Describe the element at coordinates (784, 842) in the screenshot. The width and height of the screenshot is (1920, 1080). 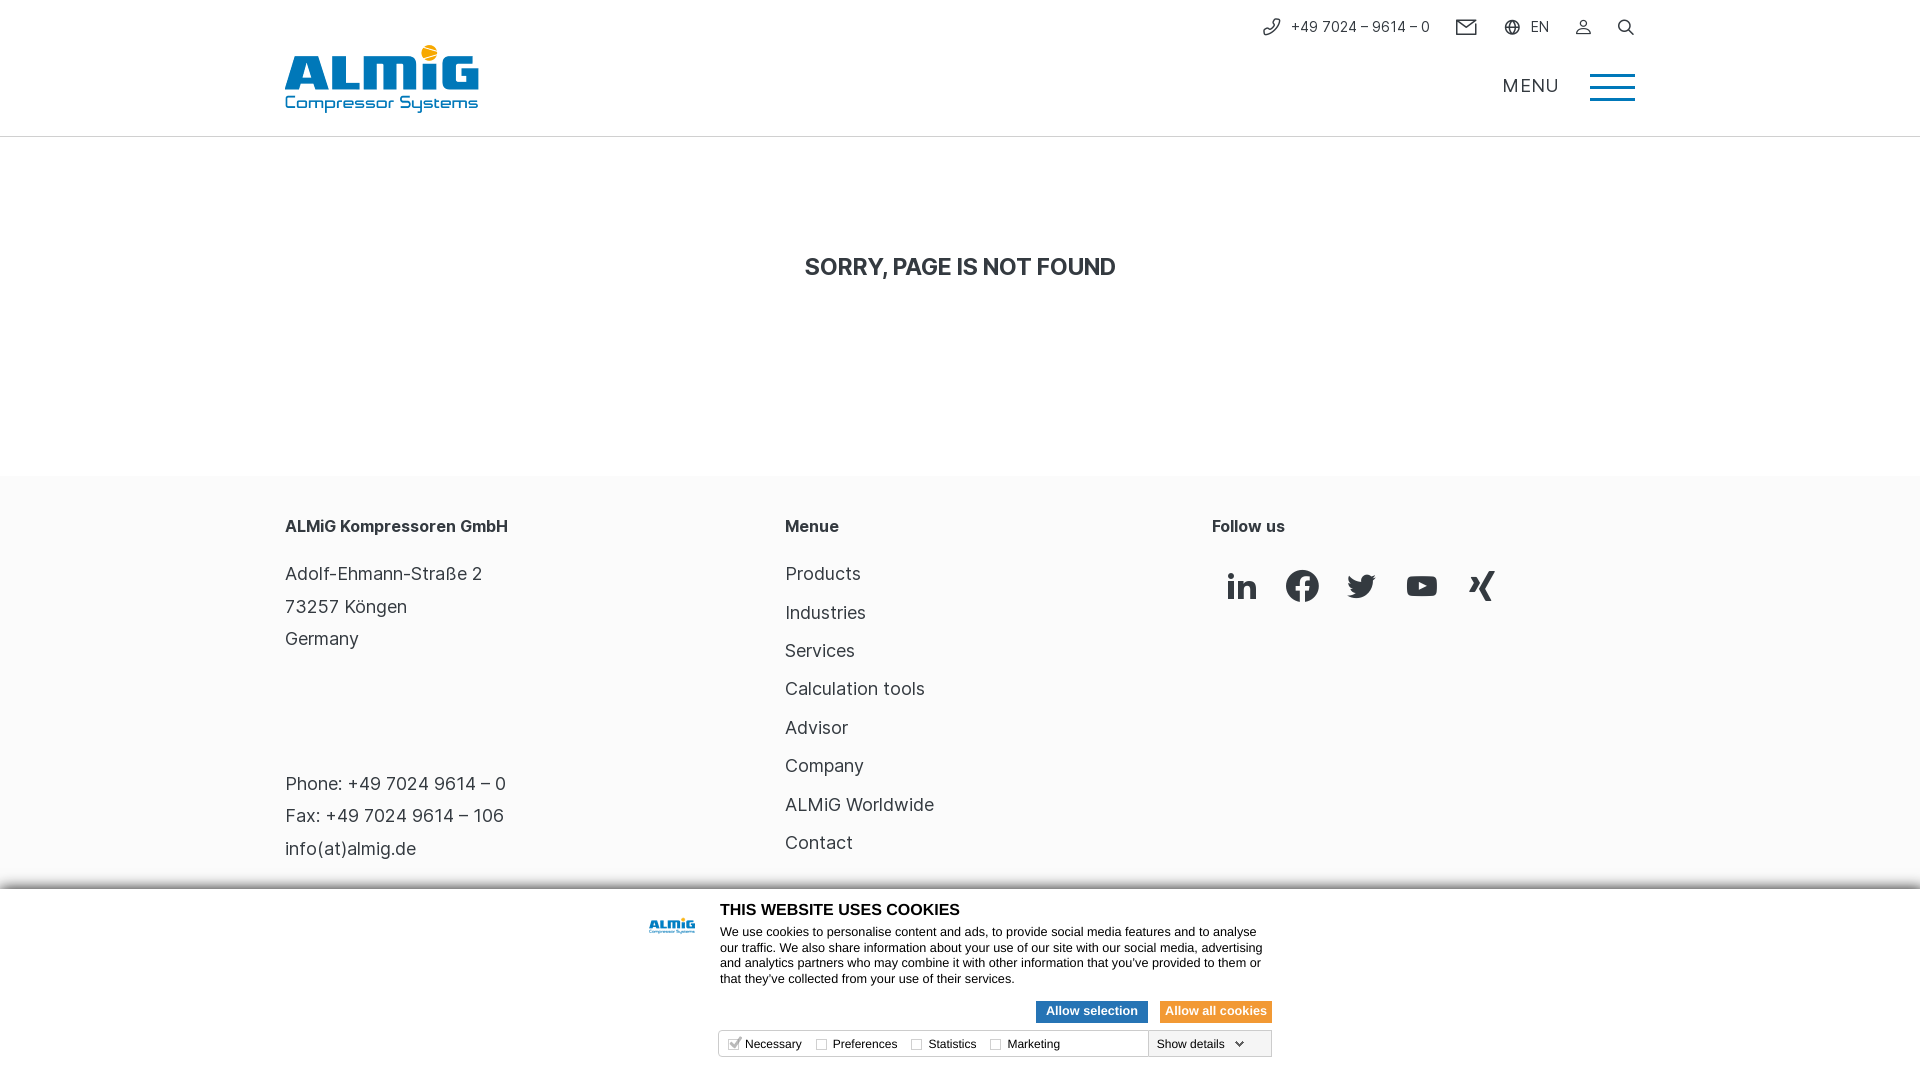
I see `'Contact'` at that location.